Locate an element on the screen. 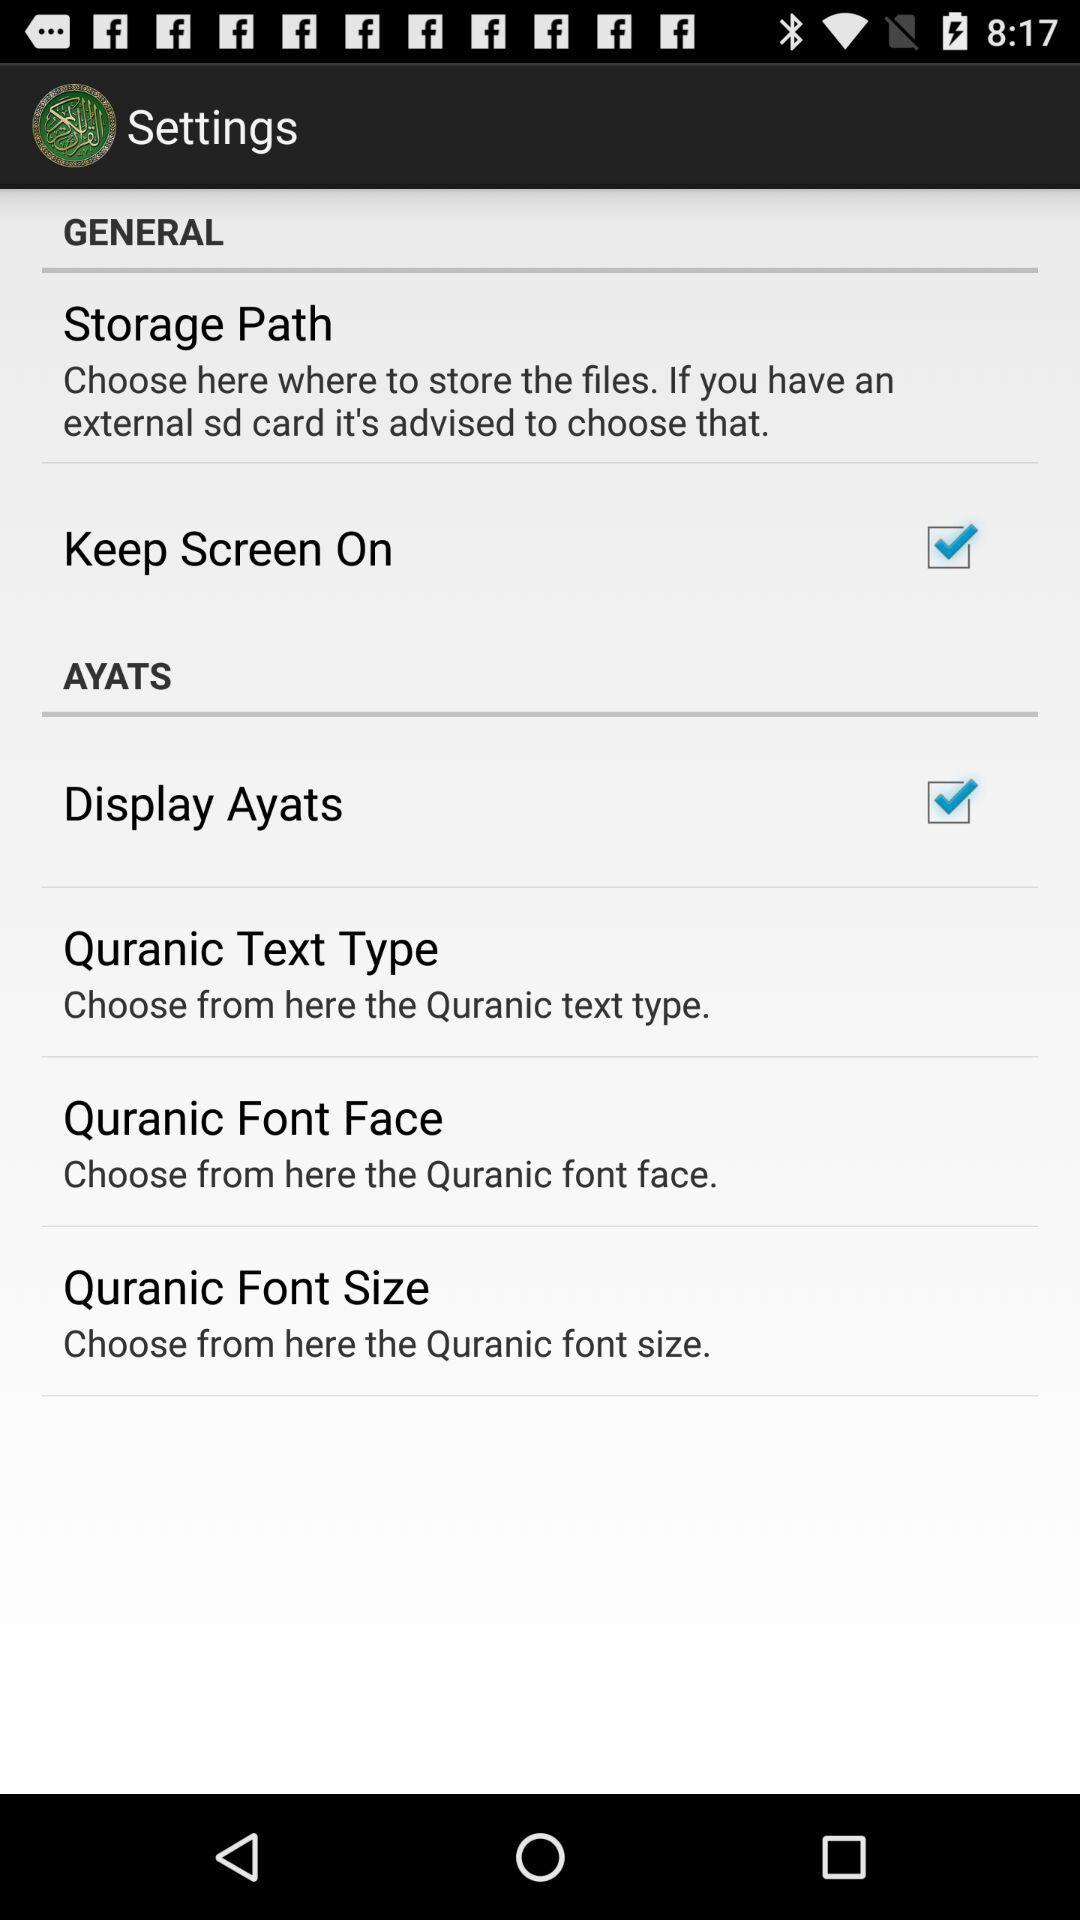 The width and height of the screenshot is (1080, 1920). the keep screen on is located at coordinates (227, 547).